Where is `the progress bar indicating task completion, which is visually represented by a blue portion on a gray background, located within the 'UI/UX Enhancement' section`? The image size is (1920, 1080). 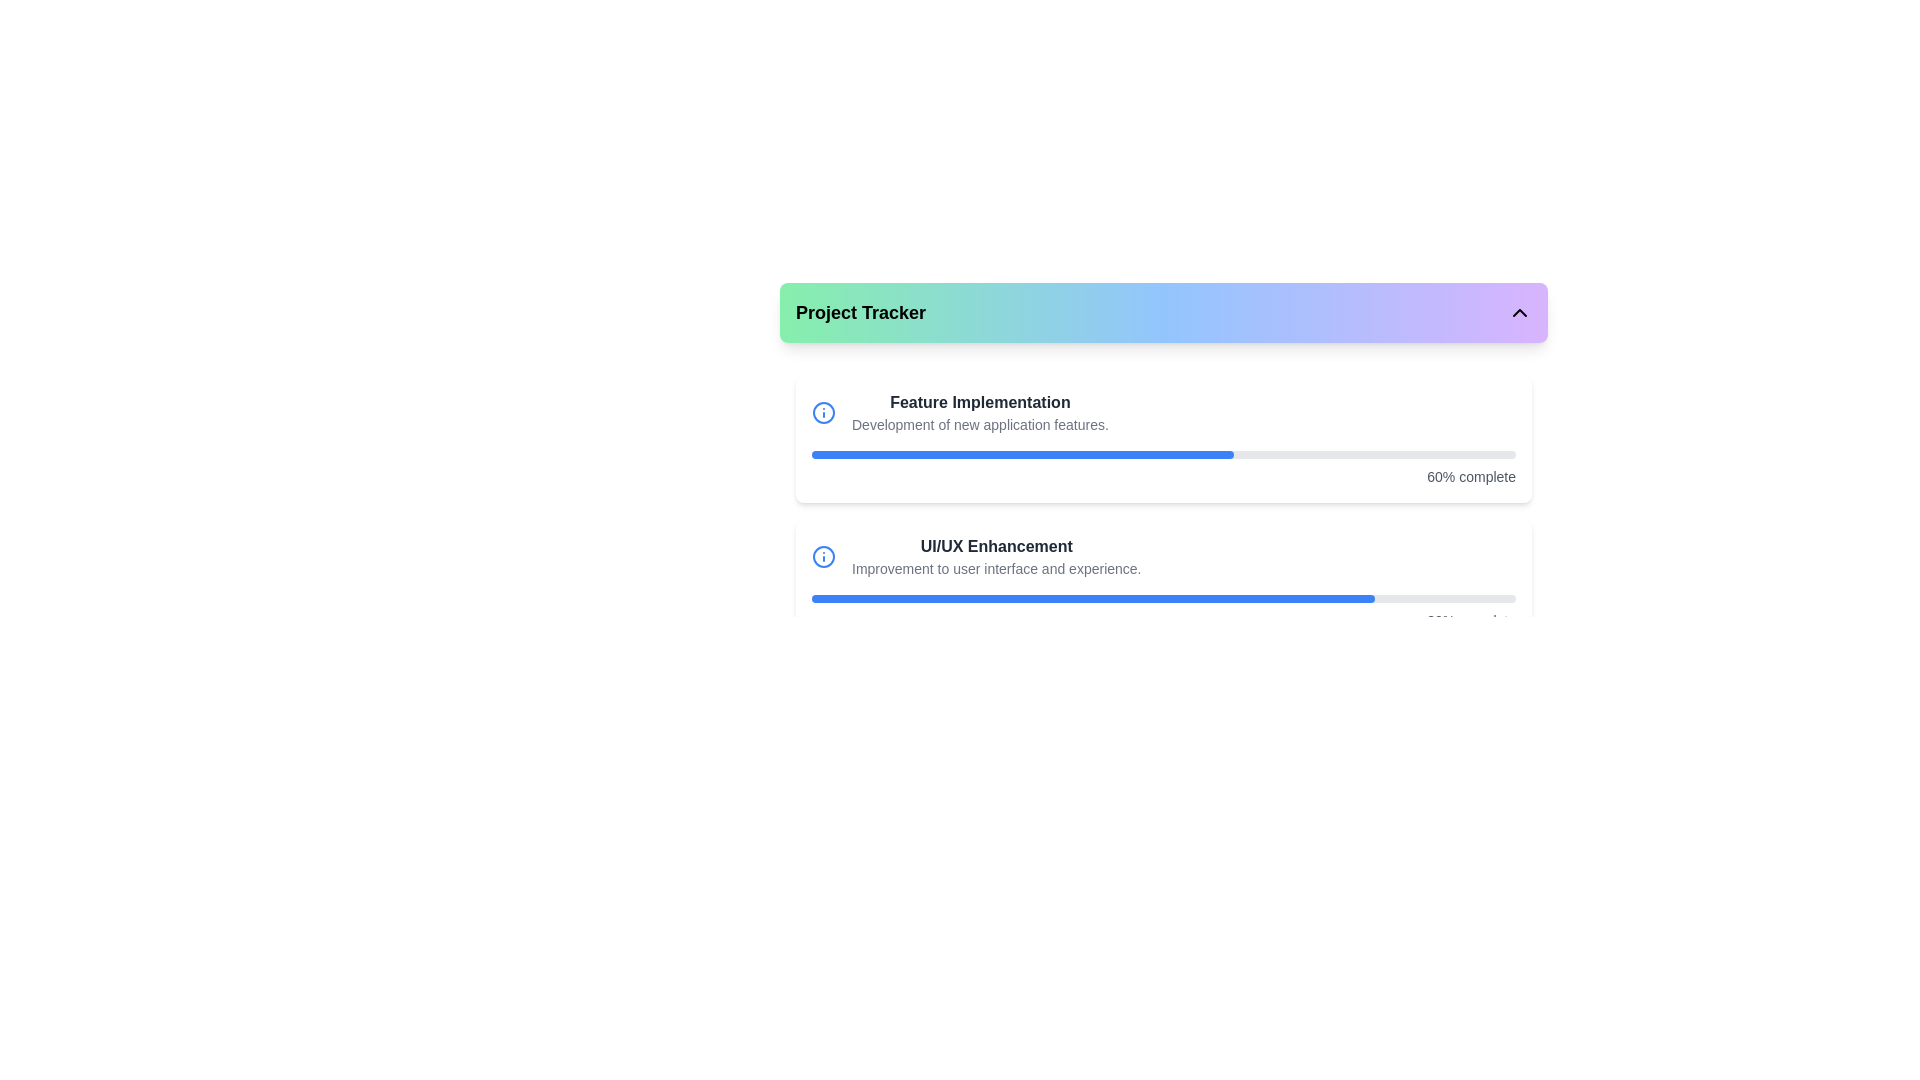 the progress bar indicating task completion, which is visually represented by a blue portion on a gray background, located within the 'UI/UX Enhancement' section is located at coordinates (1163, 597).